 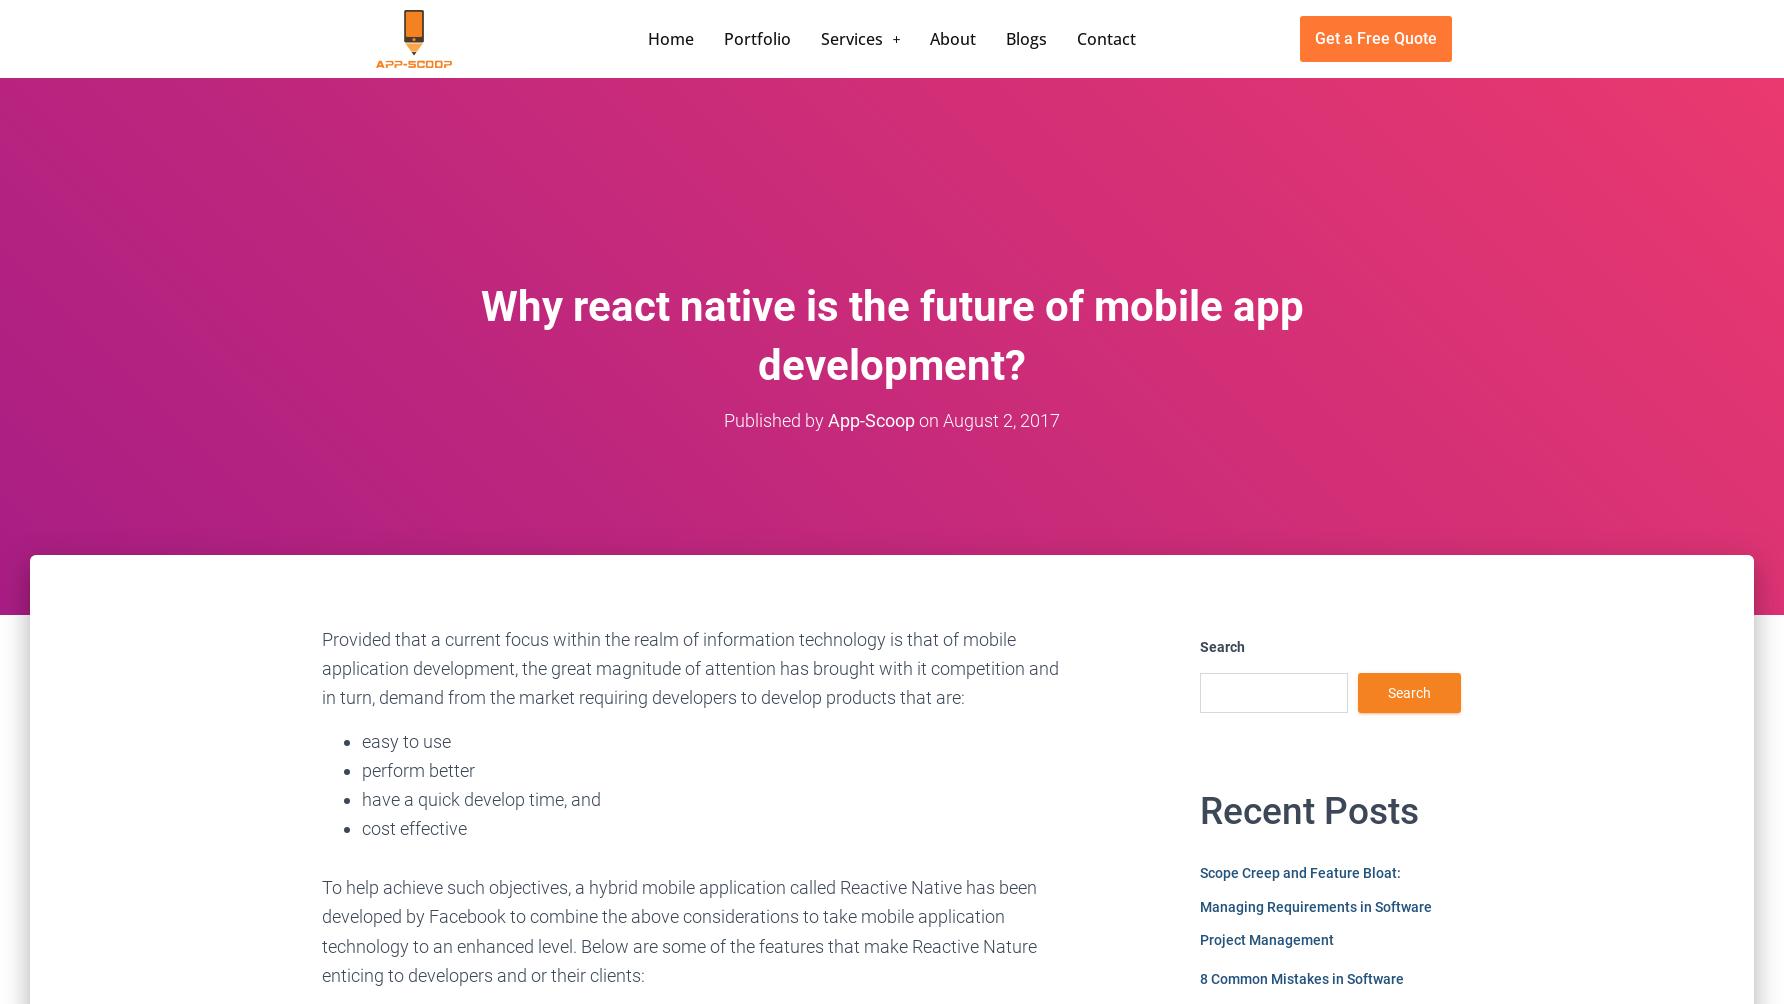 I want to click on 'have a quick develop time, and', so click(x=481, y=799).